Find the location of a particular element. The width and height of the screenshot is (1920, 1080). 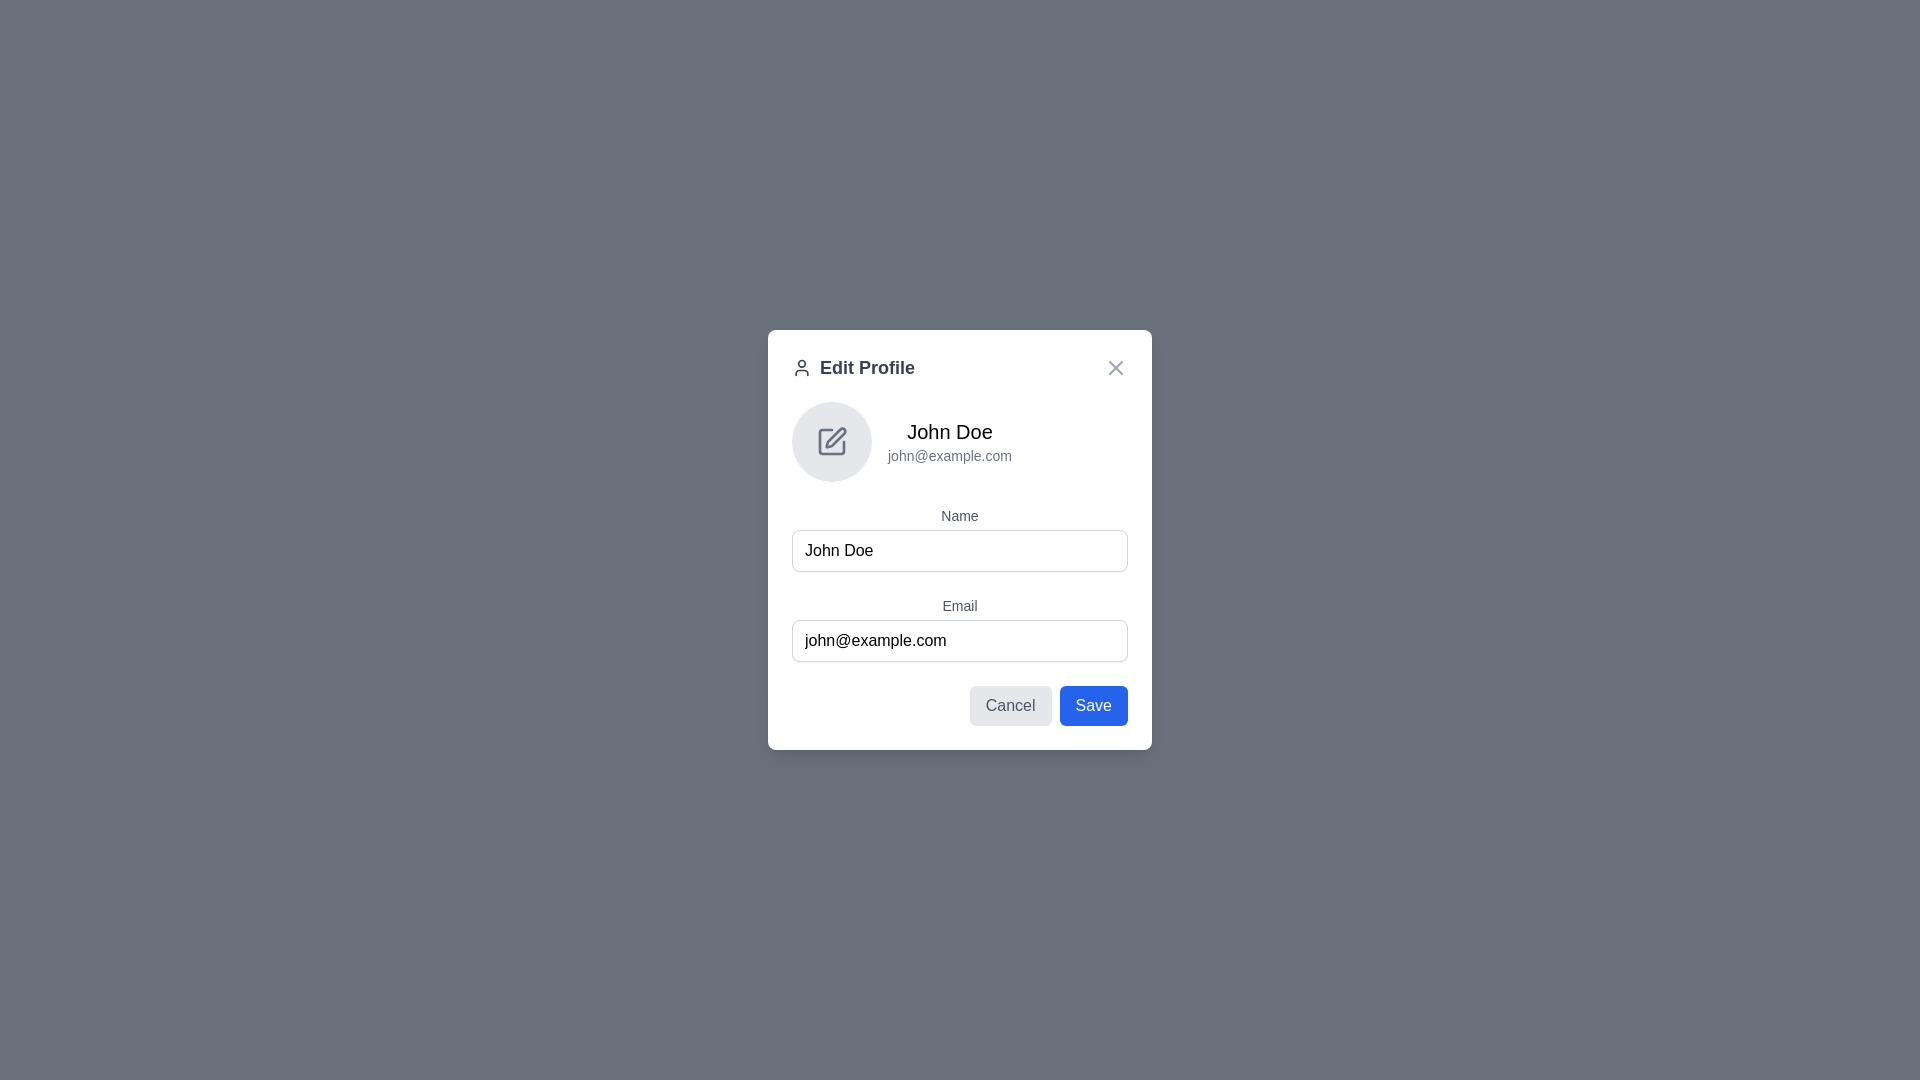

the text label displaying the word 'Name' in a medium-sized, gray-colored serif font, which is positioned above the input field for entering the user's name is located at coordinates (960, 515).